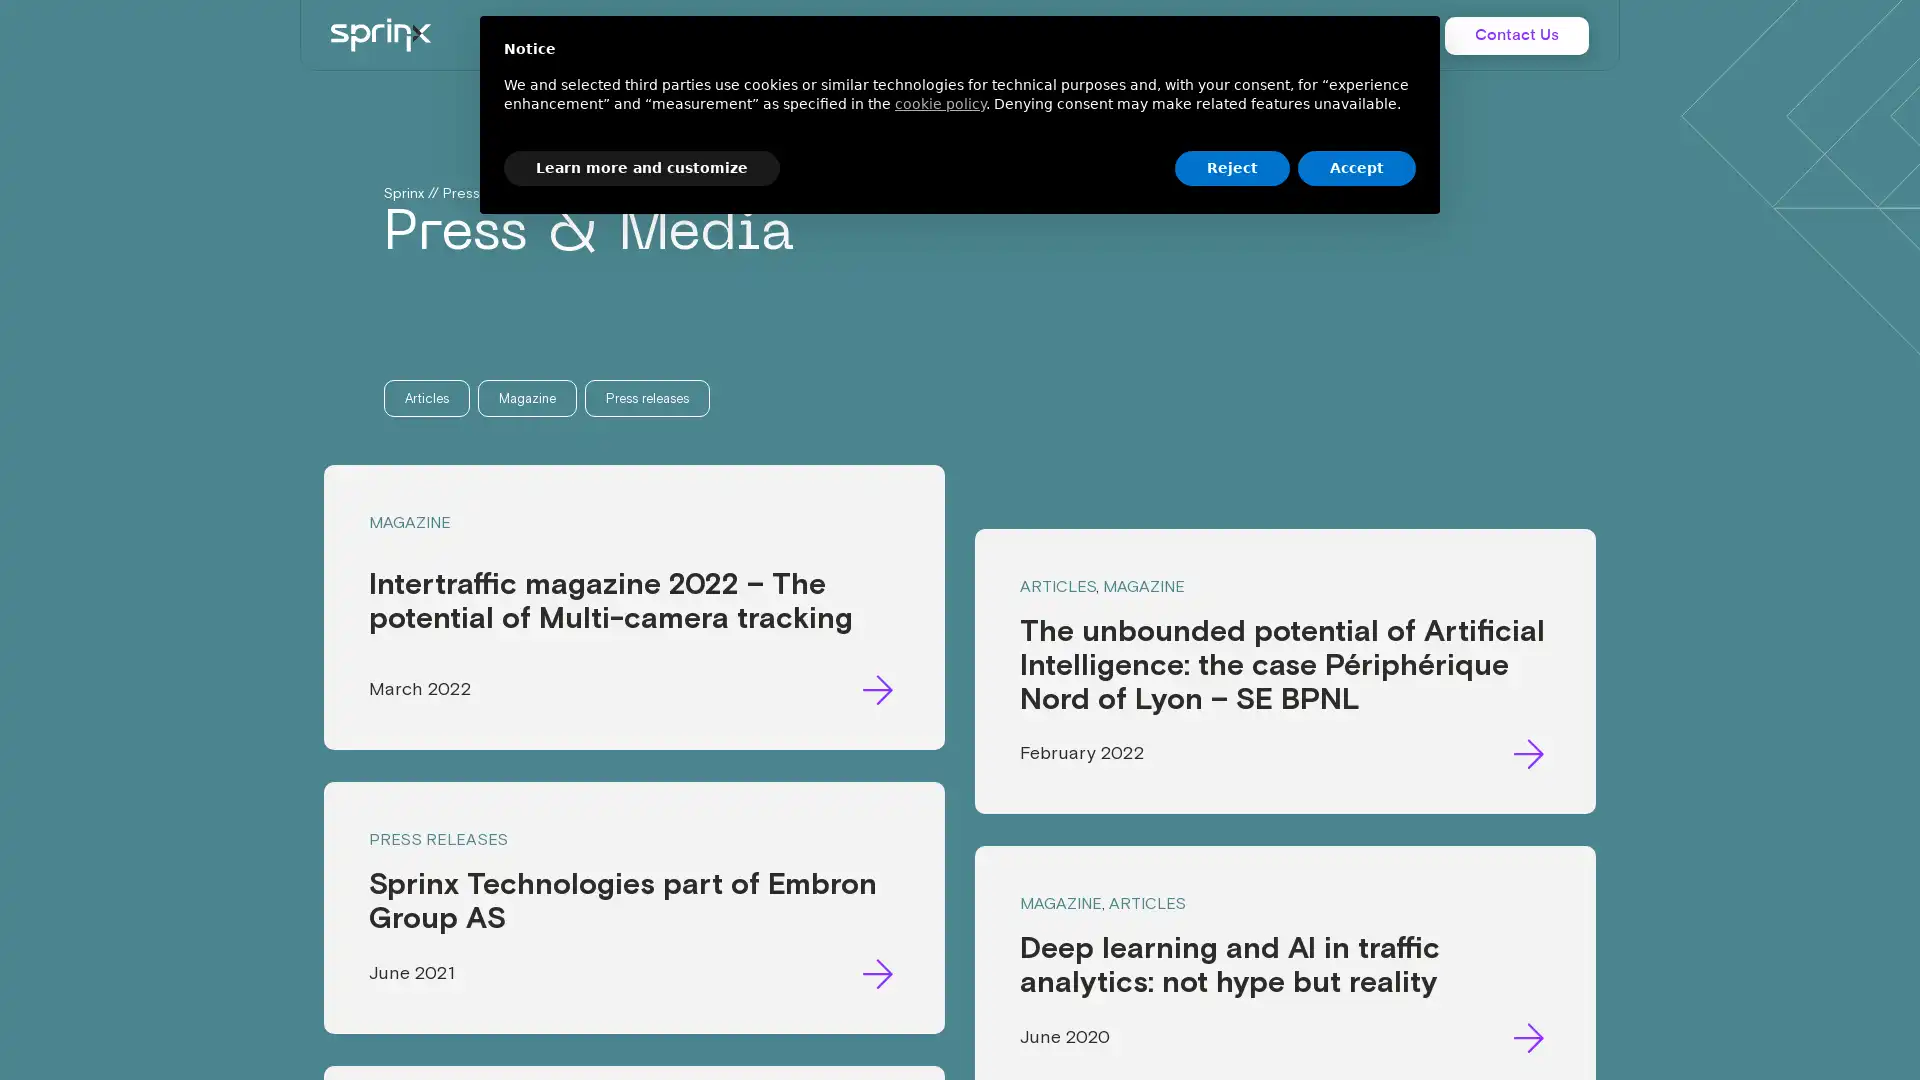  What do you see at coordinates (1357, 167) in the screenshot?
I see `Accept` at bounding box center [1357, 167].